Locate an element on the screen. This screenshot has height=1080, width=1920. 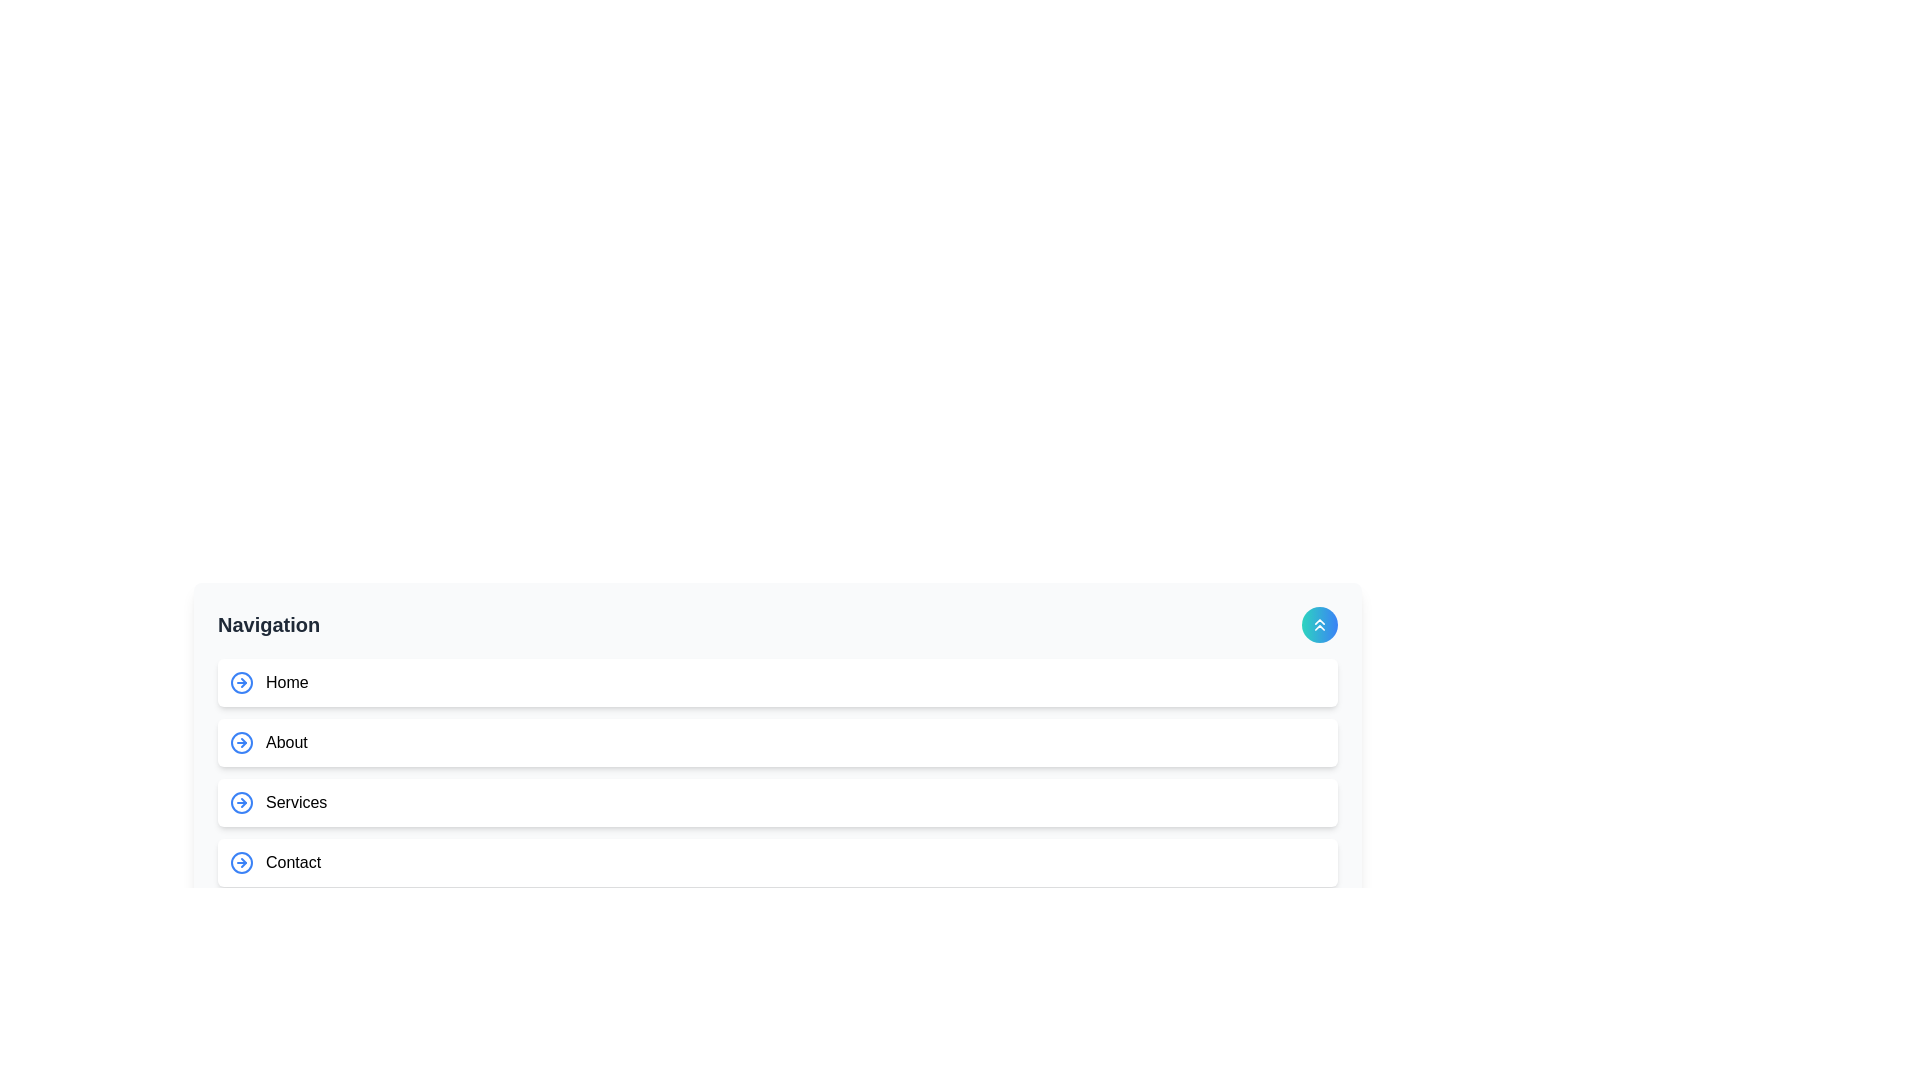
the circular graphical icon that precedes the 'Home' text item in the navigation list, located to the left of the 'Home' label is located at coordinates (240, 681).